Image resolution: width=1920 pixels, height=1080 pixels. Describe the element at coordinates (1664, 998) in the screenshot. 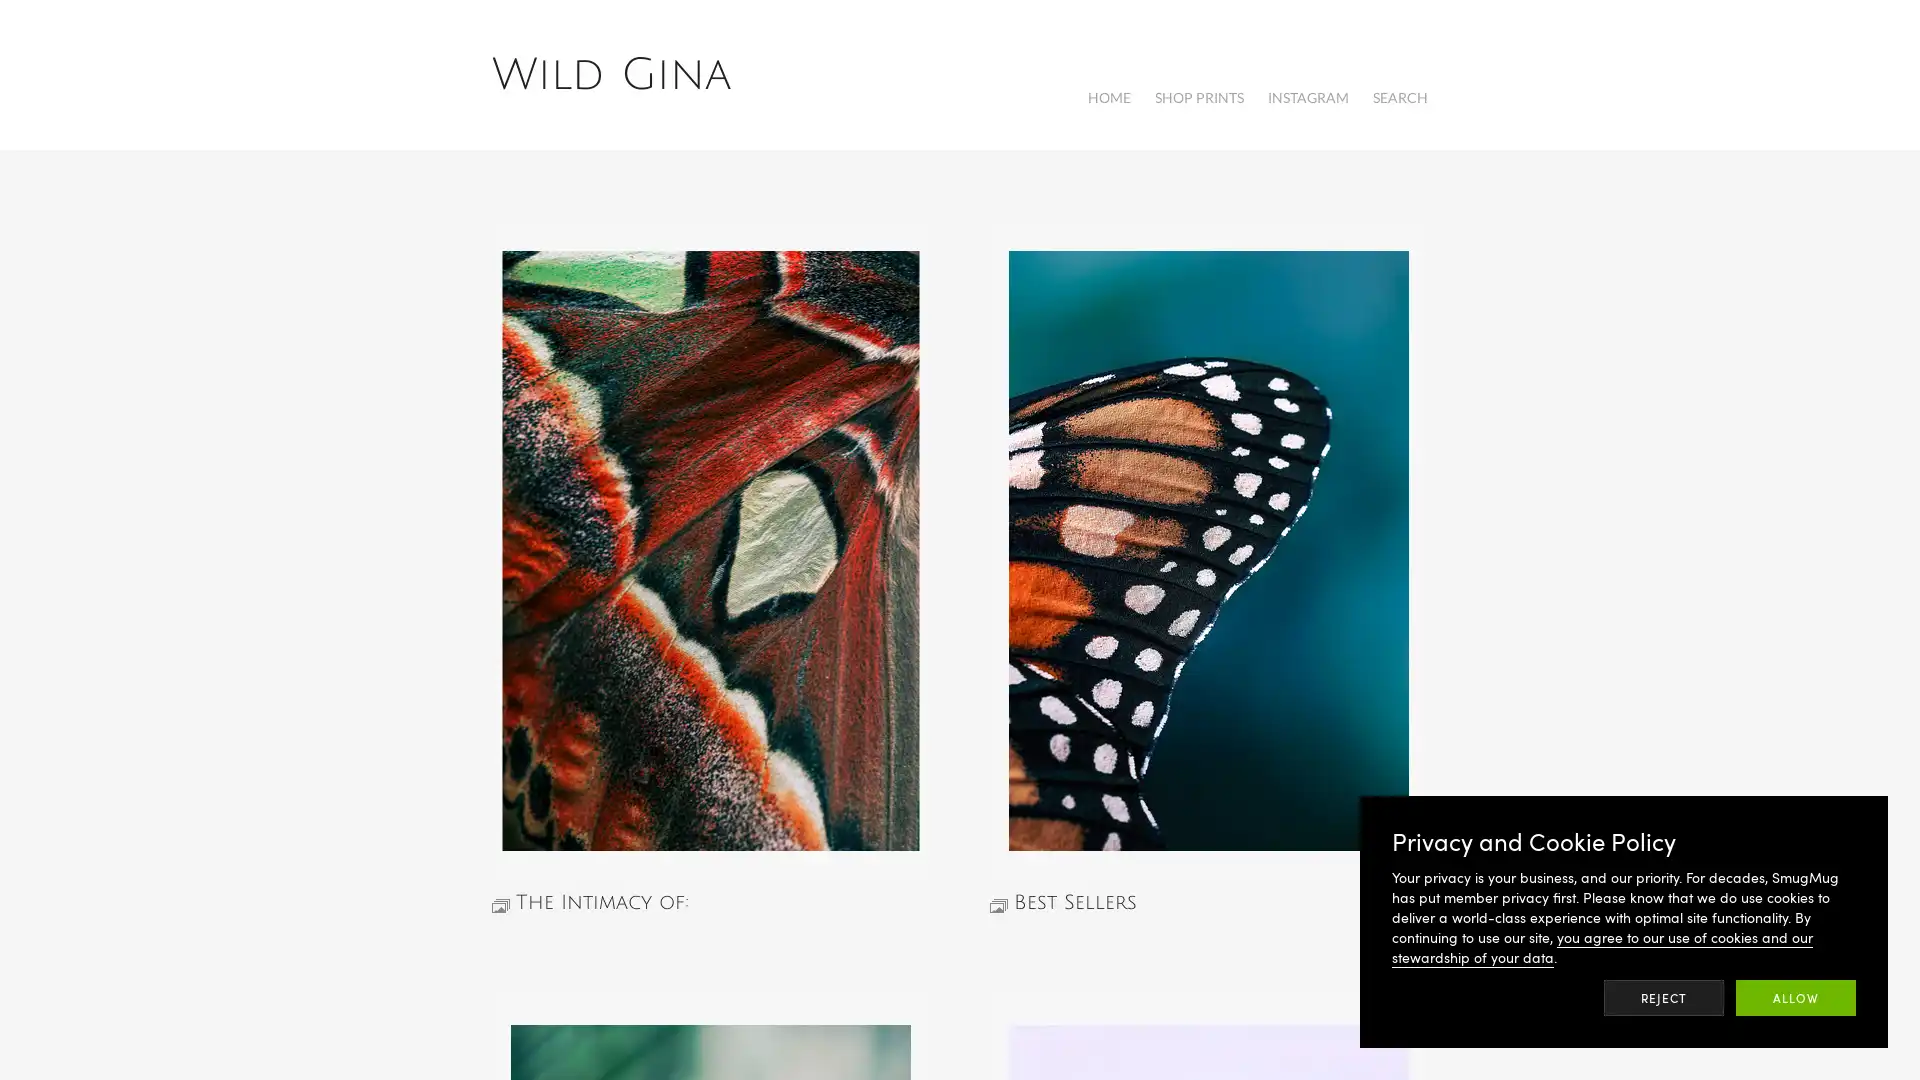

I see `REJECT` at that location.